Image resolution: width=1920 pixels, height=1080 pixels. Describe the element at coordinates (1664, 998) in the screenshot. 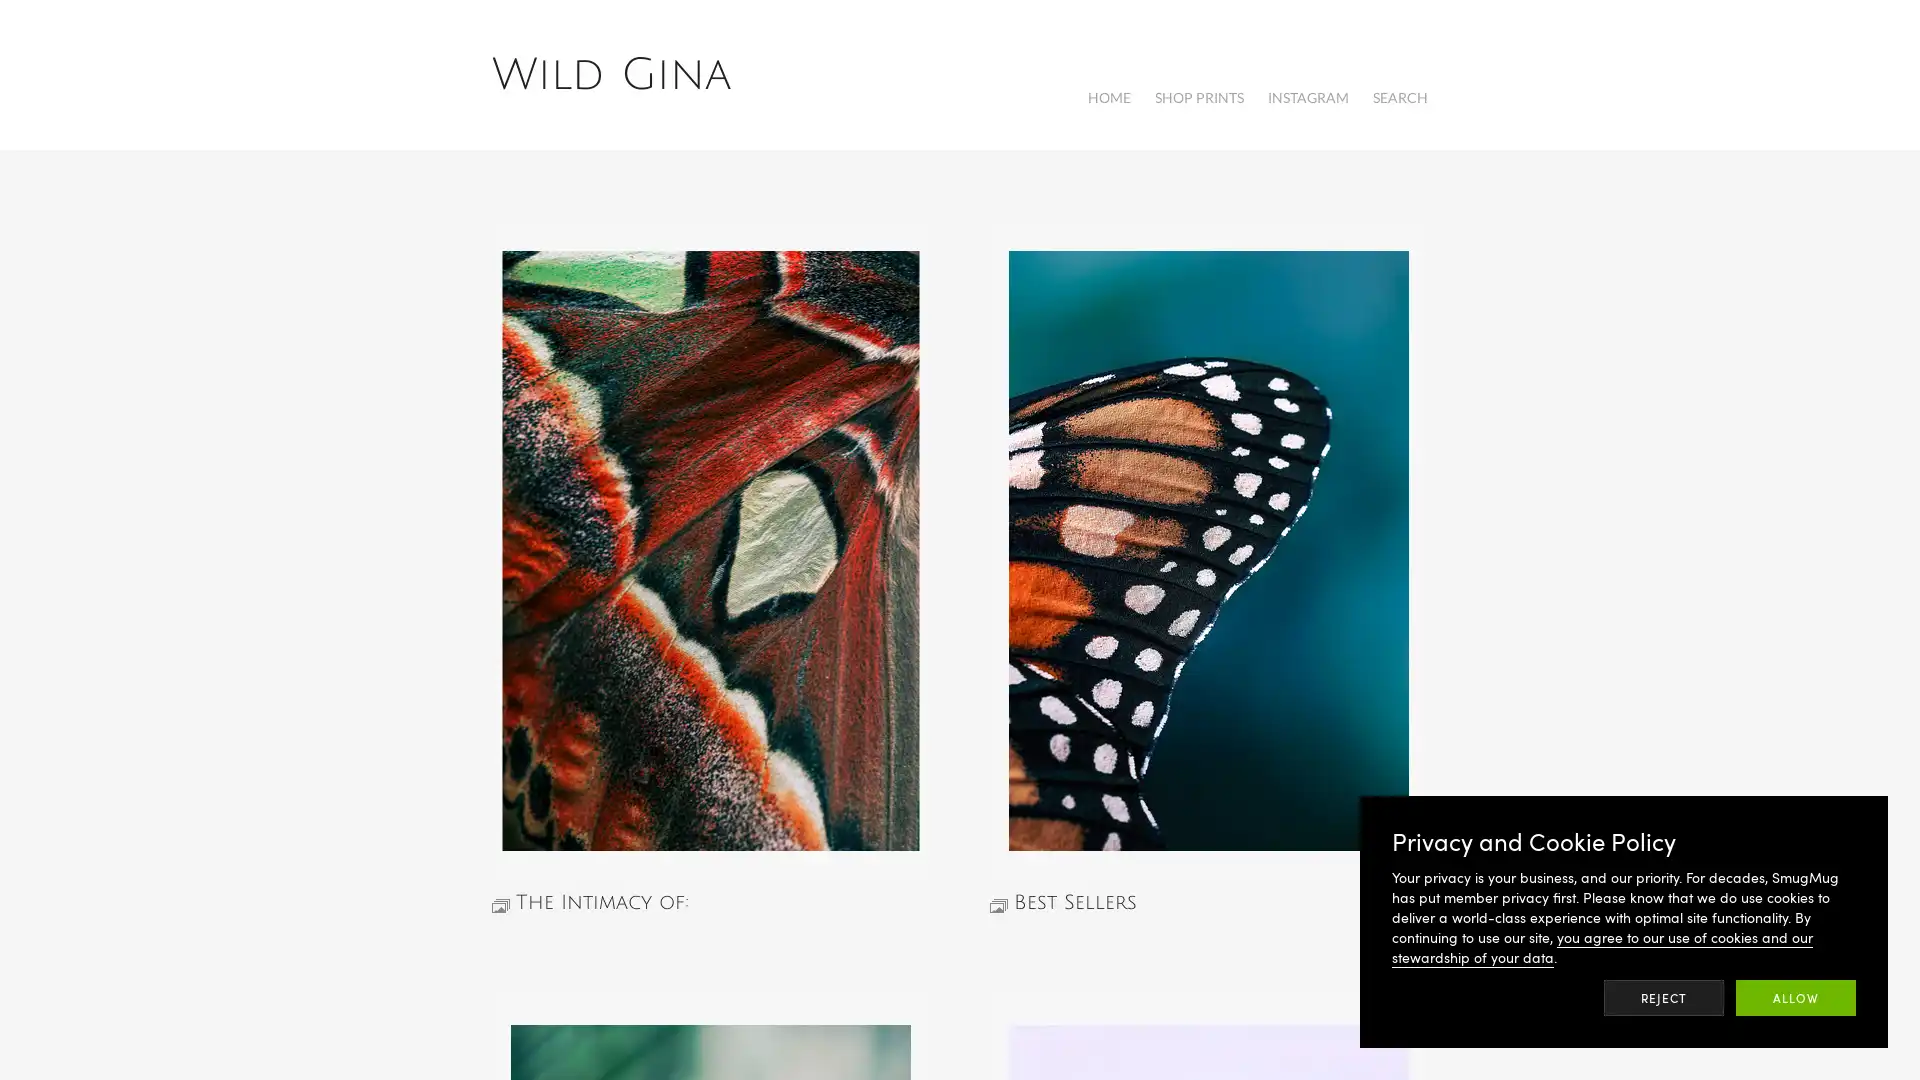

I see `REJECT` at that location.